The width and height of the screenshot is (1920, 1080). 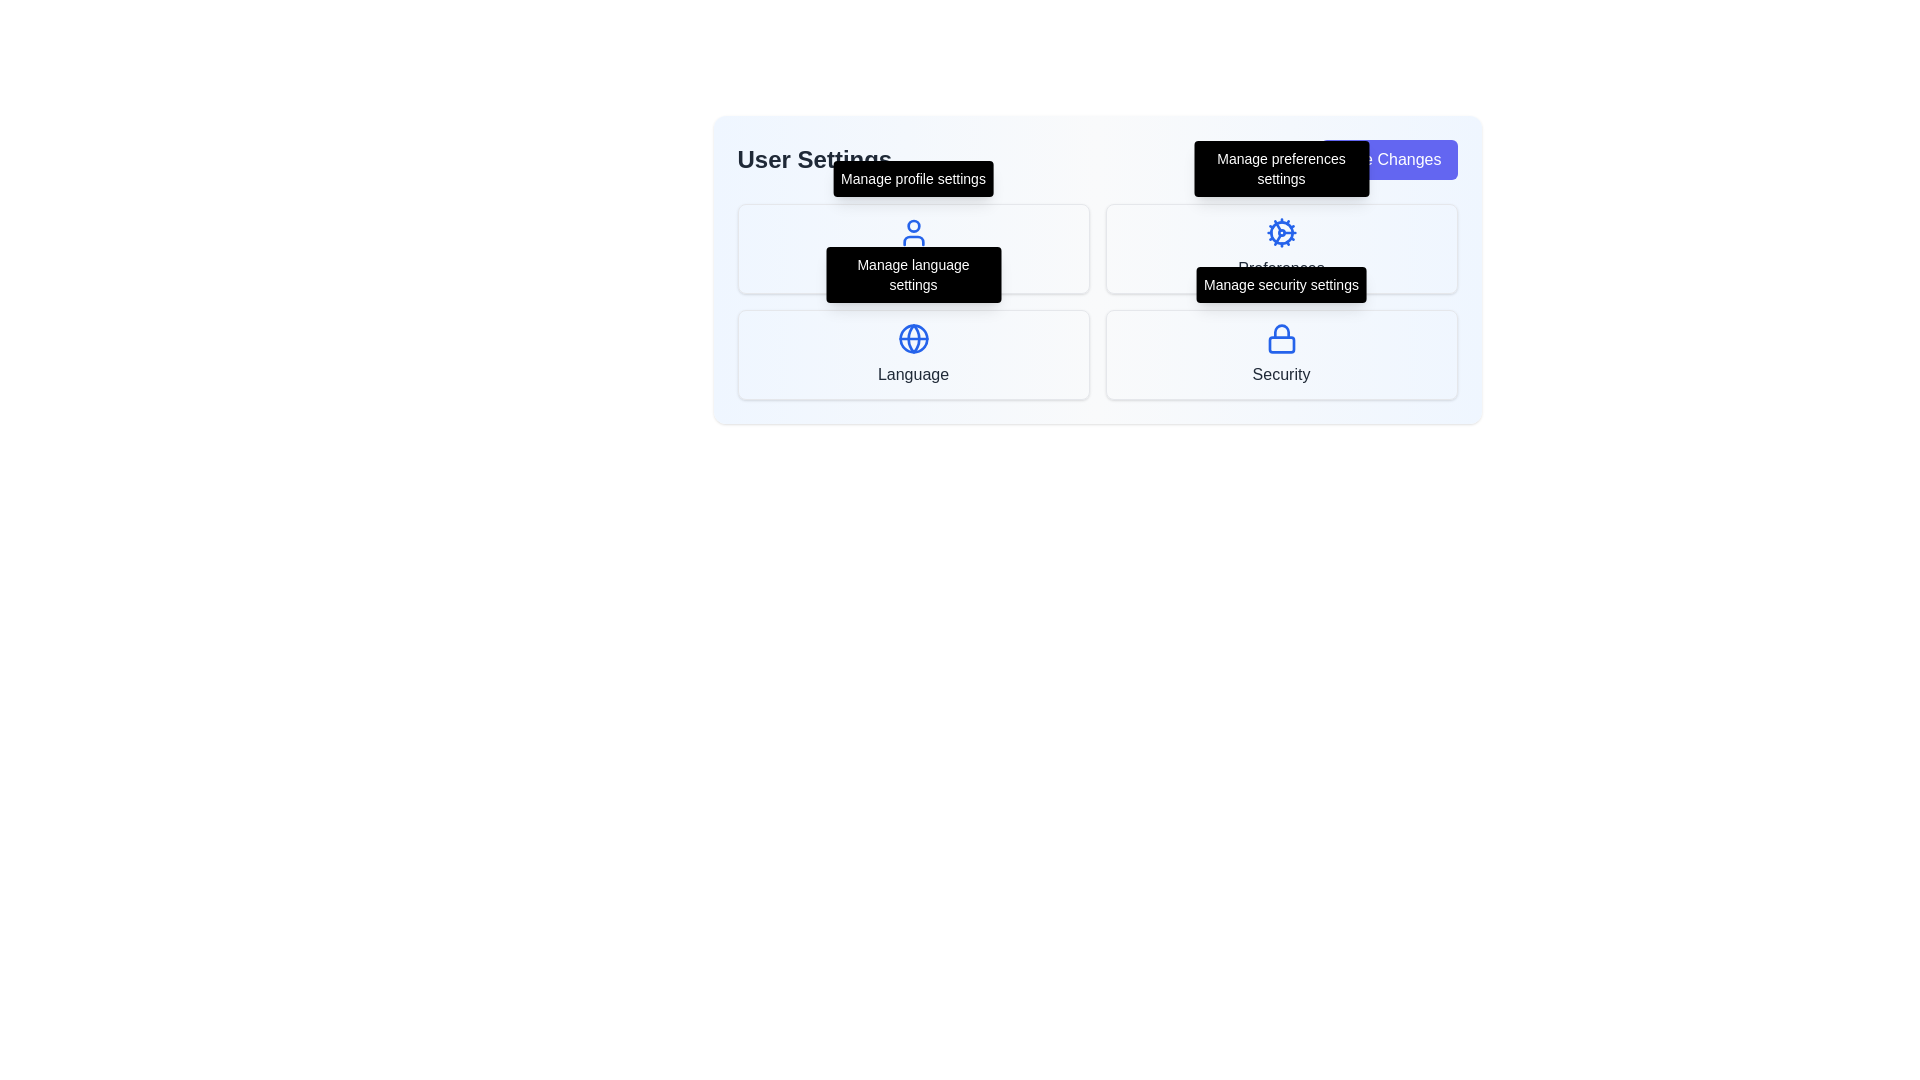 What do you see at coordinates (1387, 158) in the screenshot?
I see `the 'Save Changes' button with rounded corners and a blue background` at bounding box center [1387, 158].